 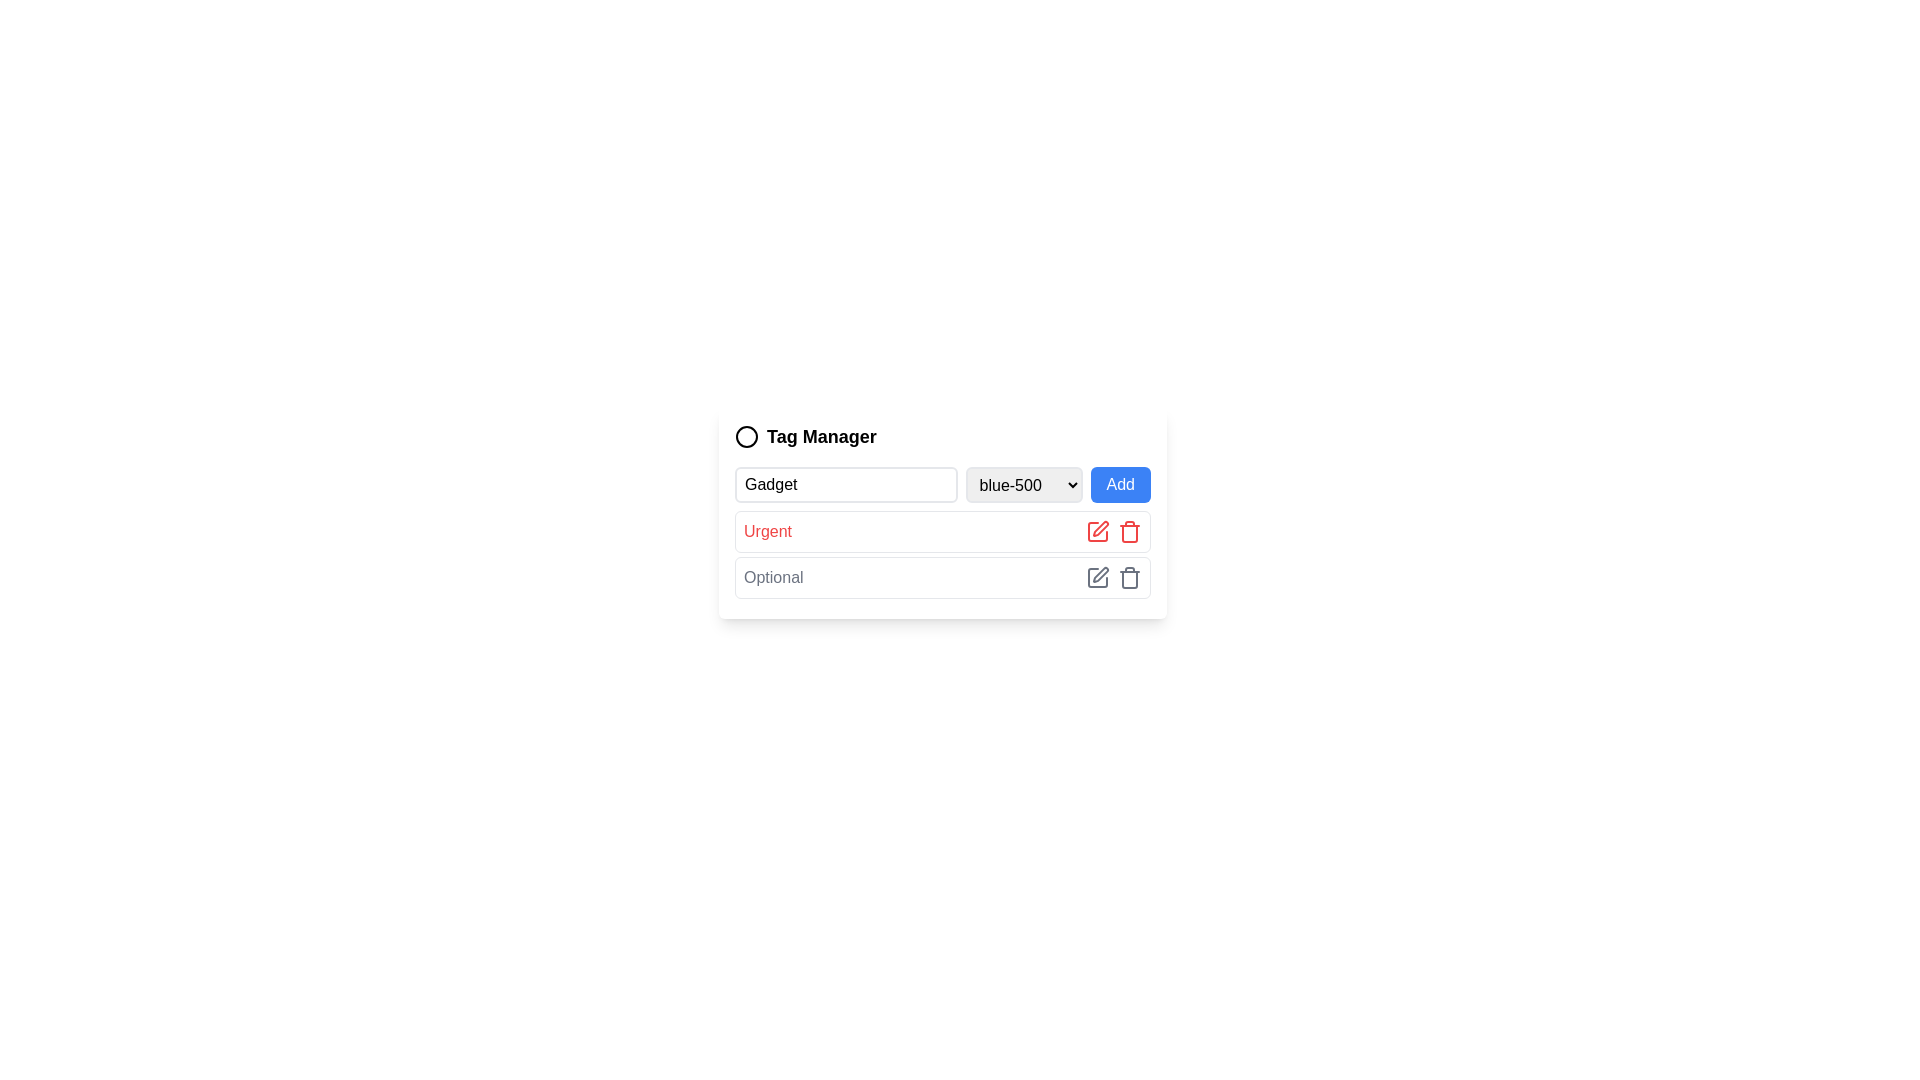 What do you see at coordinates (746, 435) in the screenshot?
I see `the circular icon with a hollow center located to the left of the 'Tag Manager' text, which serves as a visual identifier in the horizontal label group on the central card` at bounding box center [746, 435].